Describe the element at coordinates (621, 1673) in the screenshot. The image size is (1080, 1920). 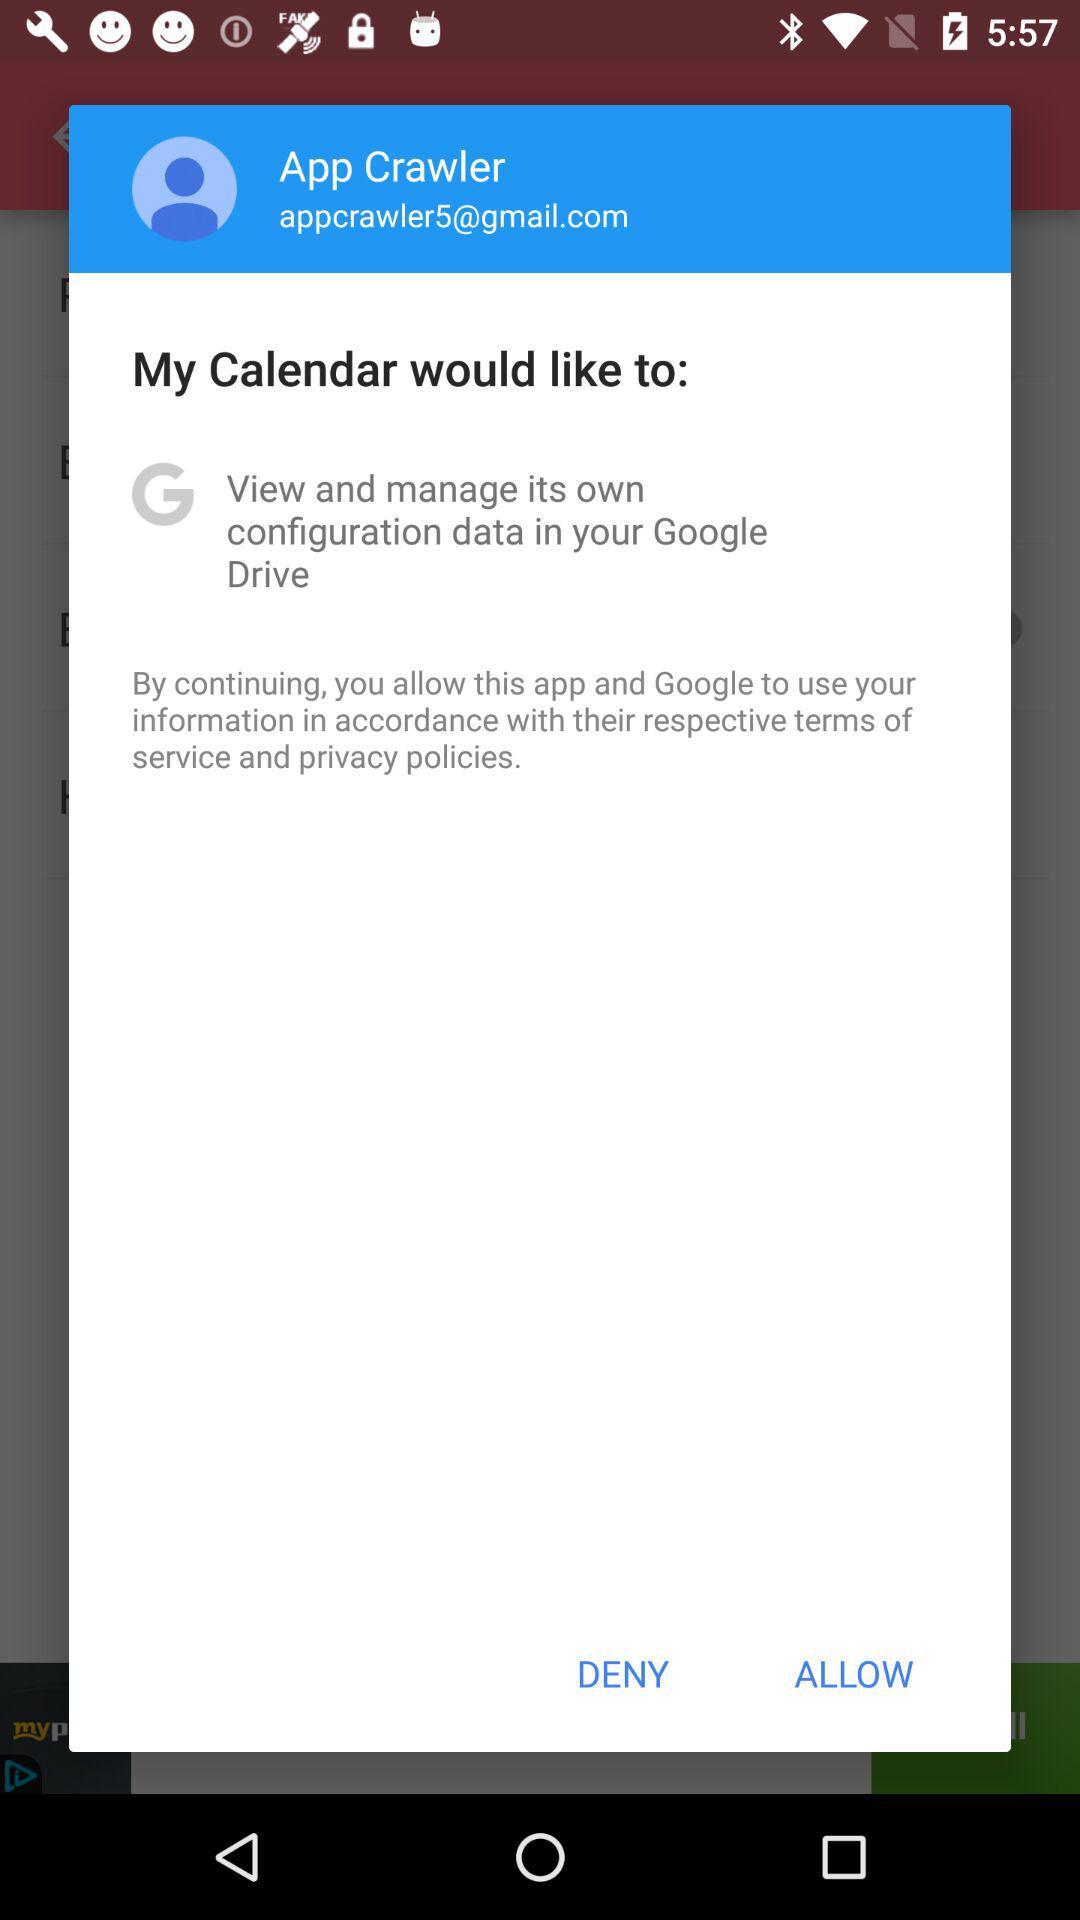
I see `app below the by continuing you icon` at that location.